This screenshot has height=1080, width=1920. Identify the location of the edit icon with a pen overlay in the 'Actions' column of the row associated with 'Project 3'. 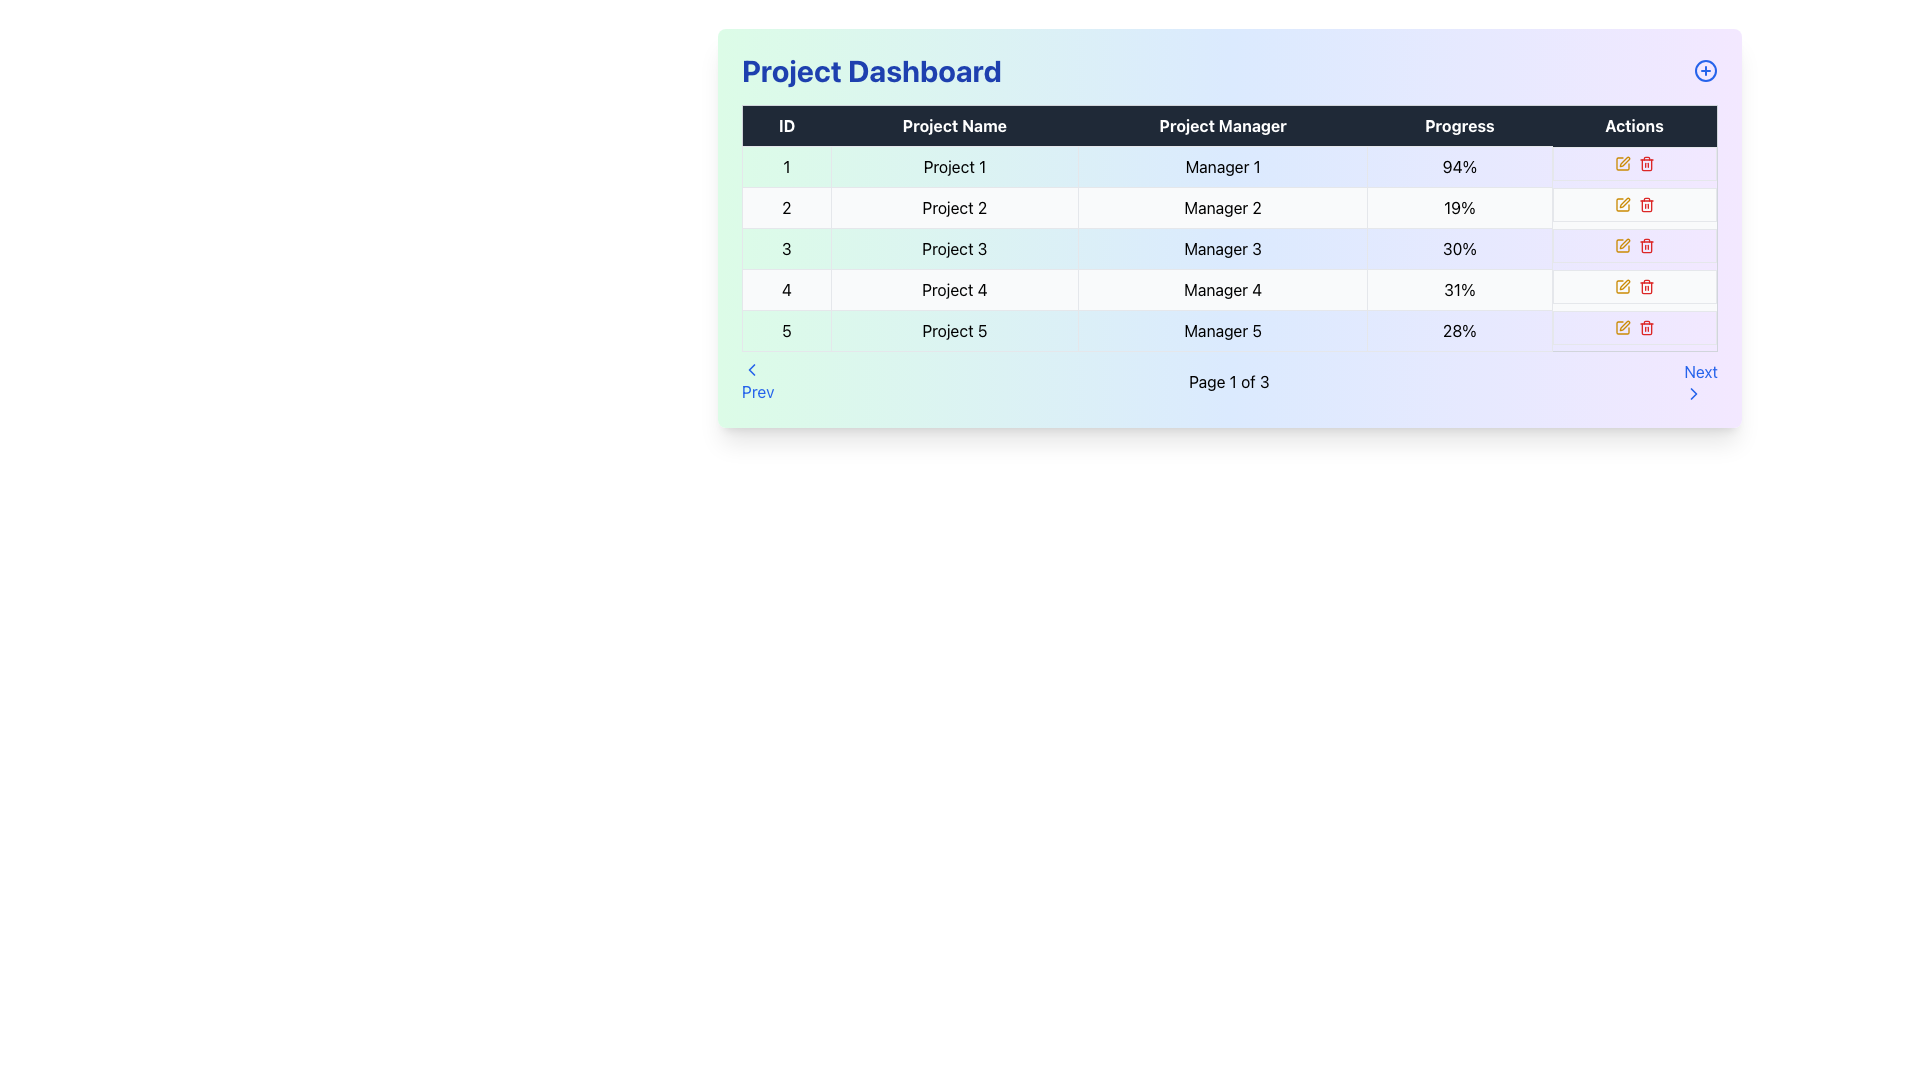
(1622, 244).